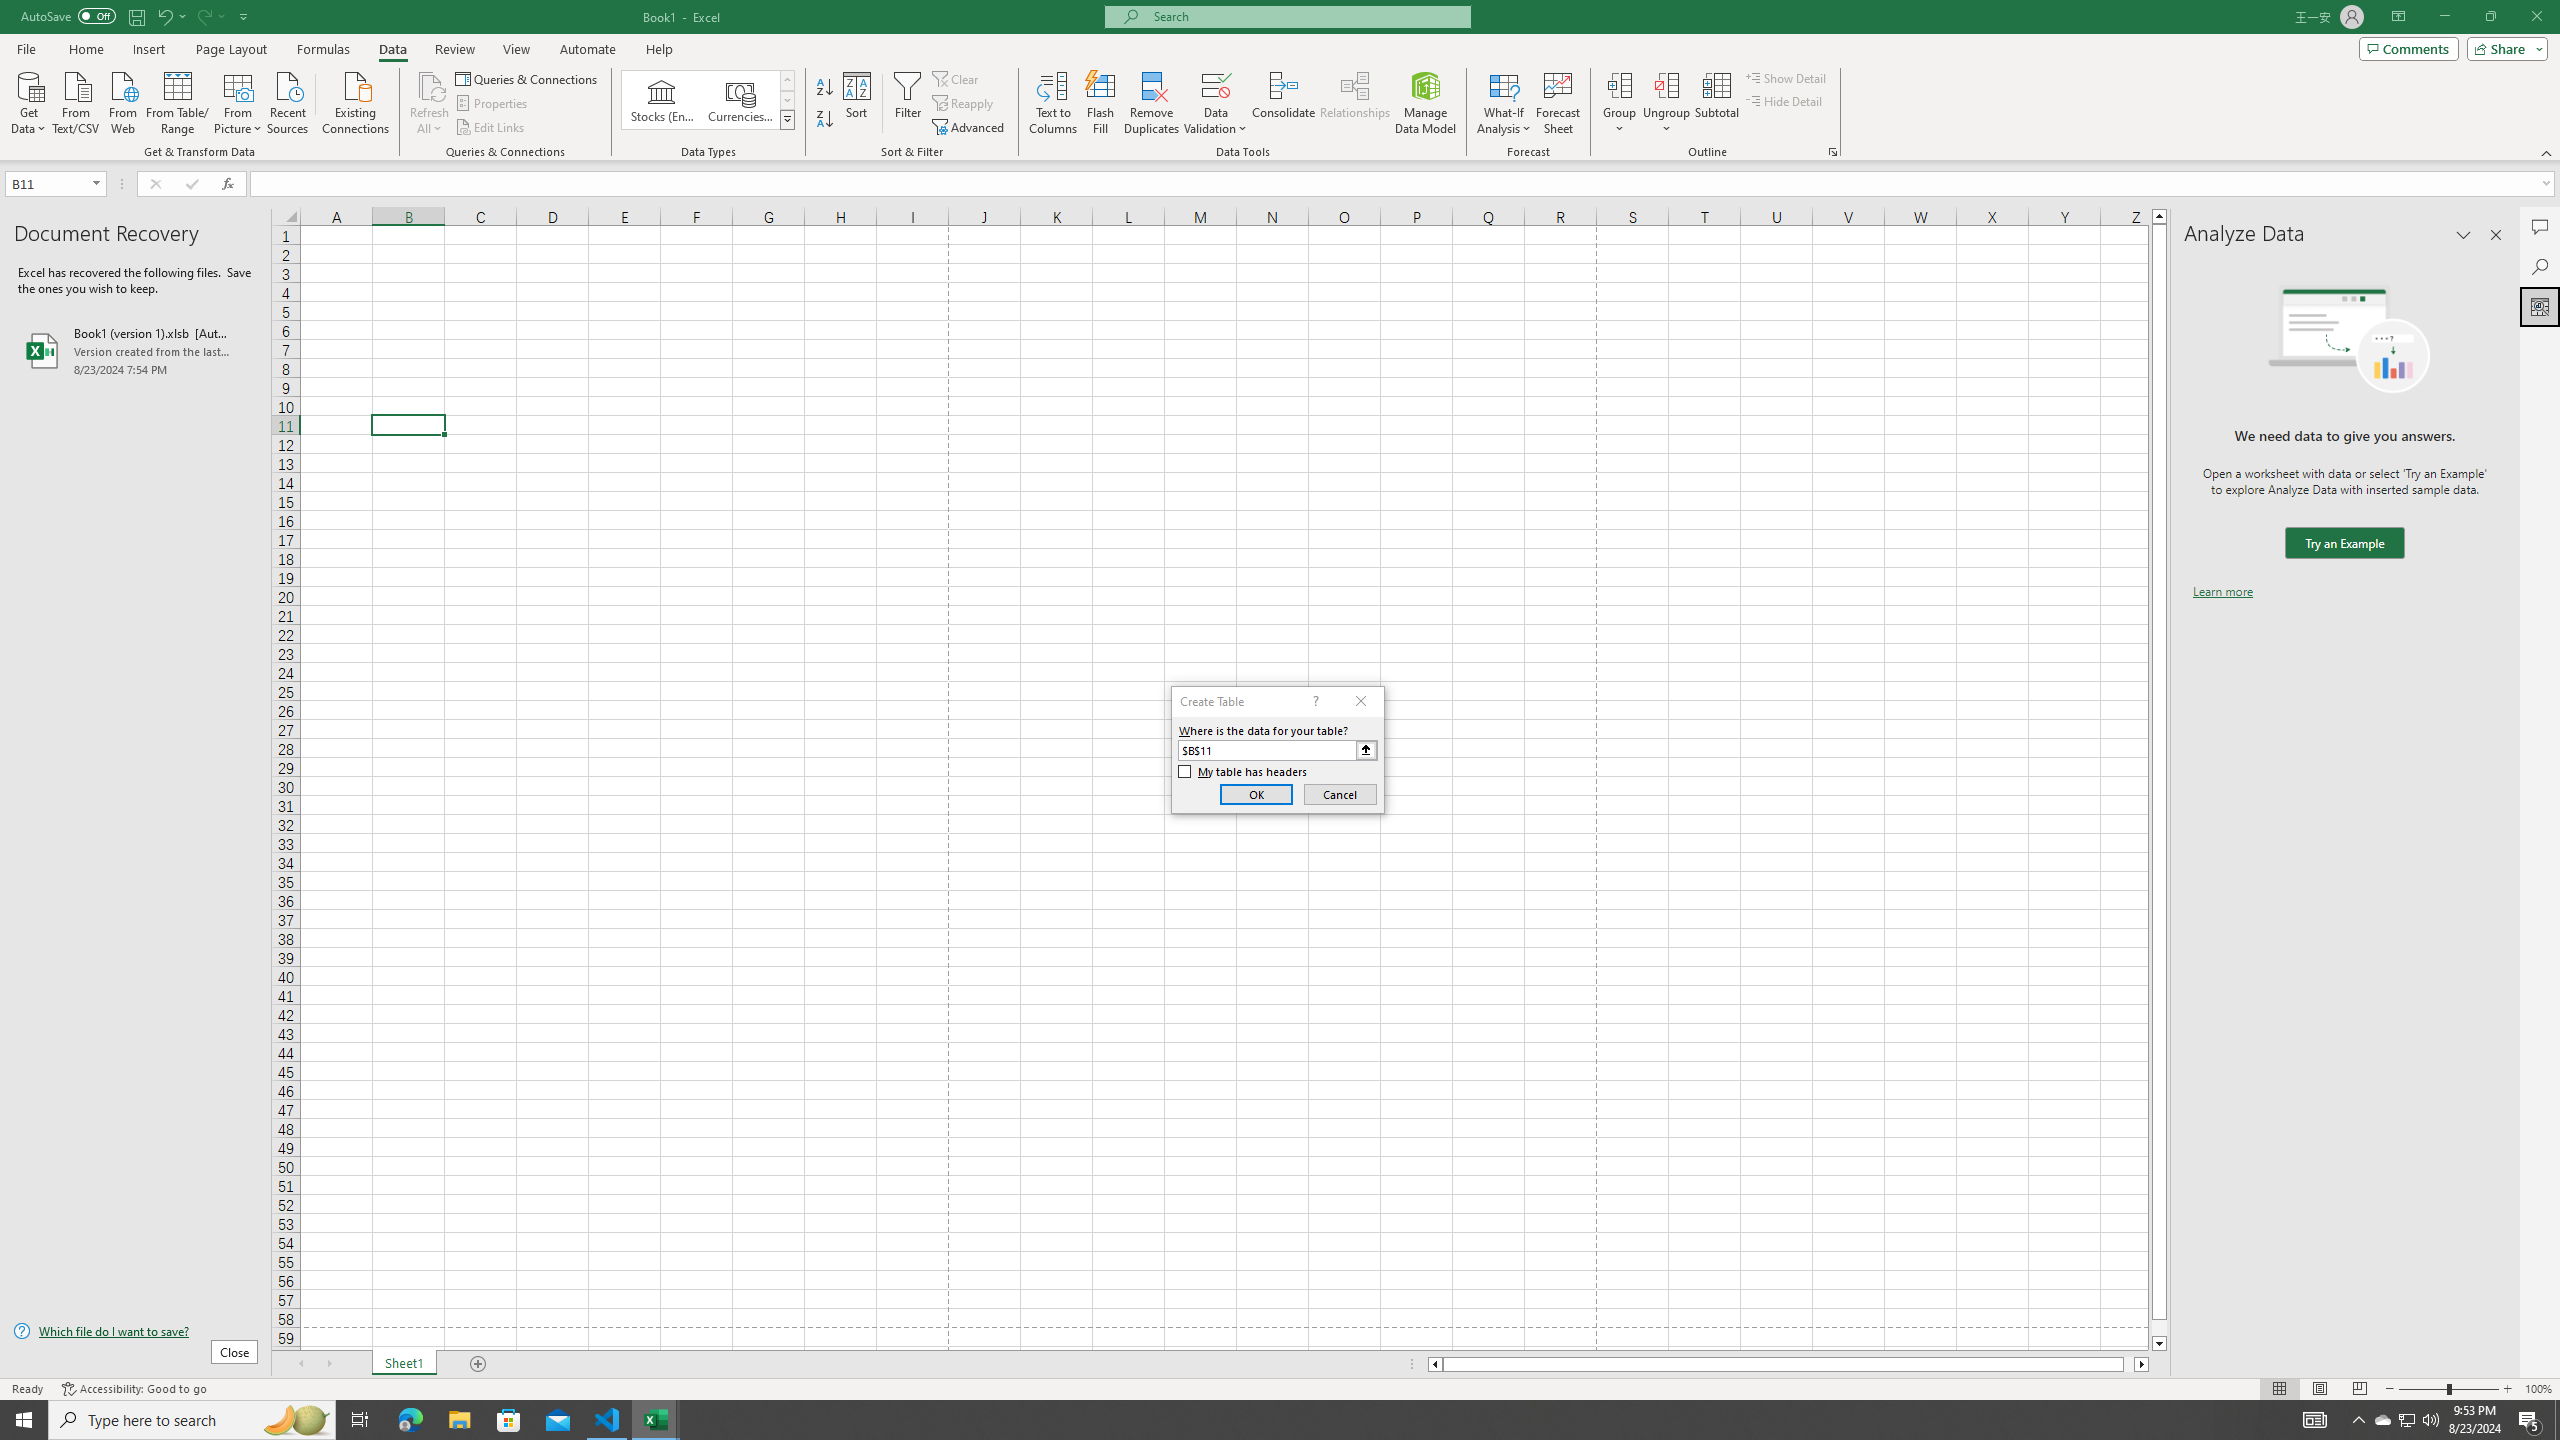 The width and height of the screenshot is (2560, 1440). I want to click on 'Ungroup...', so click(1666, 103).